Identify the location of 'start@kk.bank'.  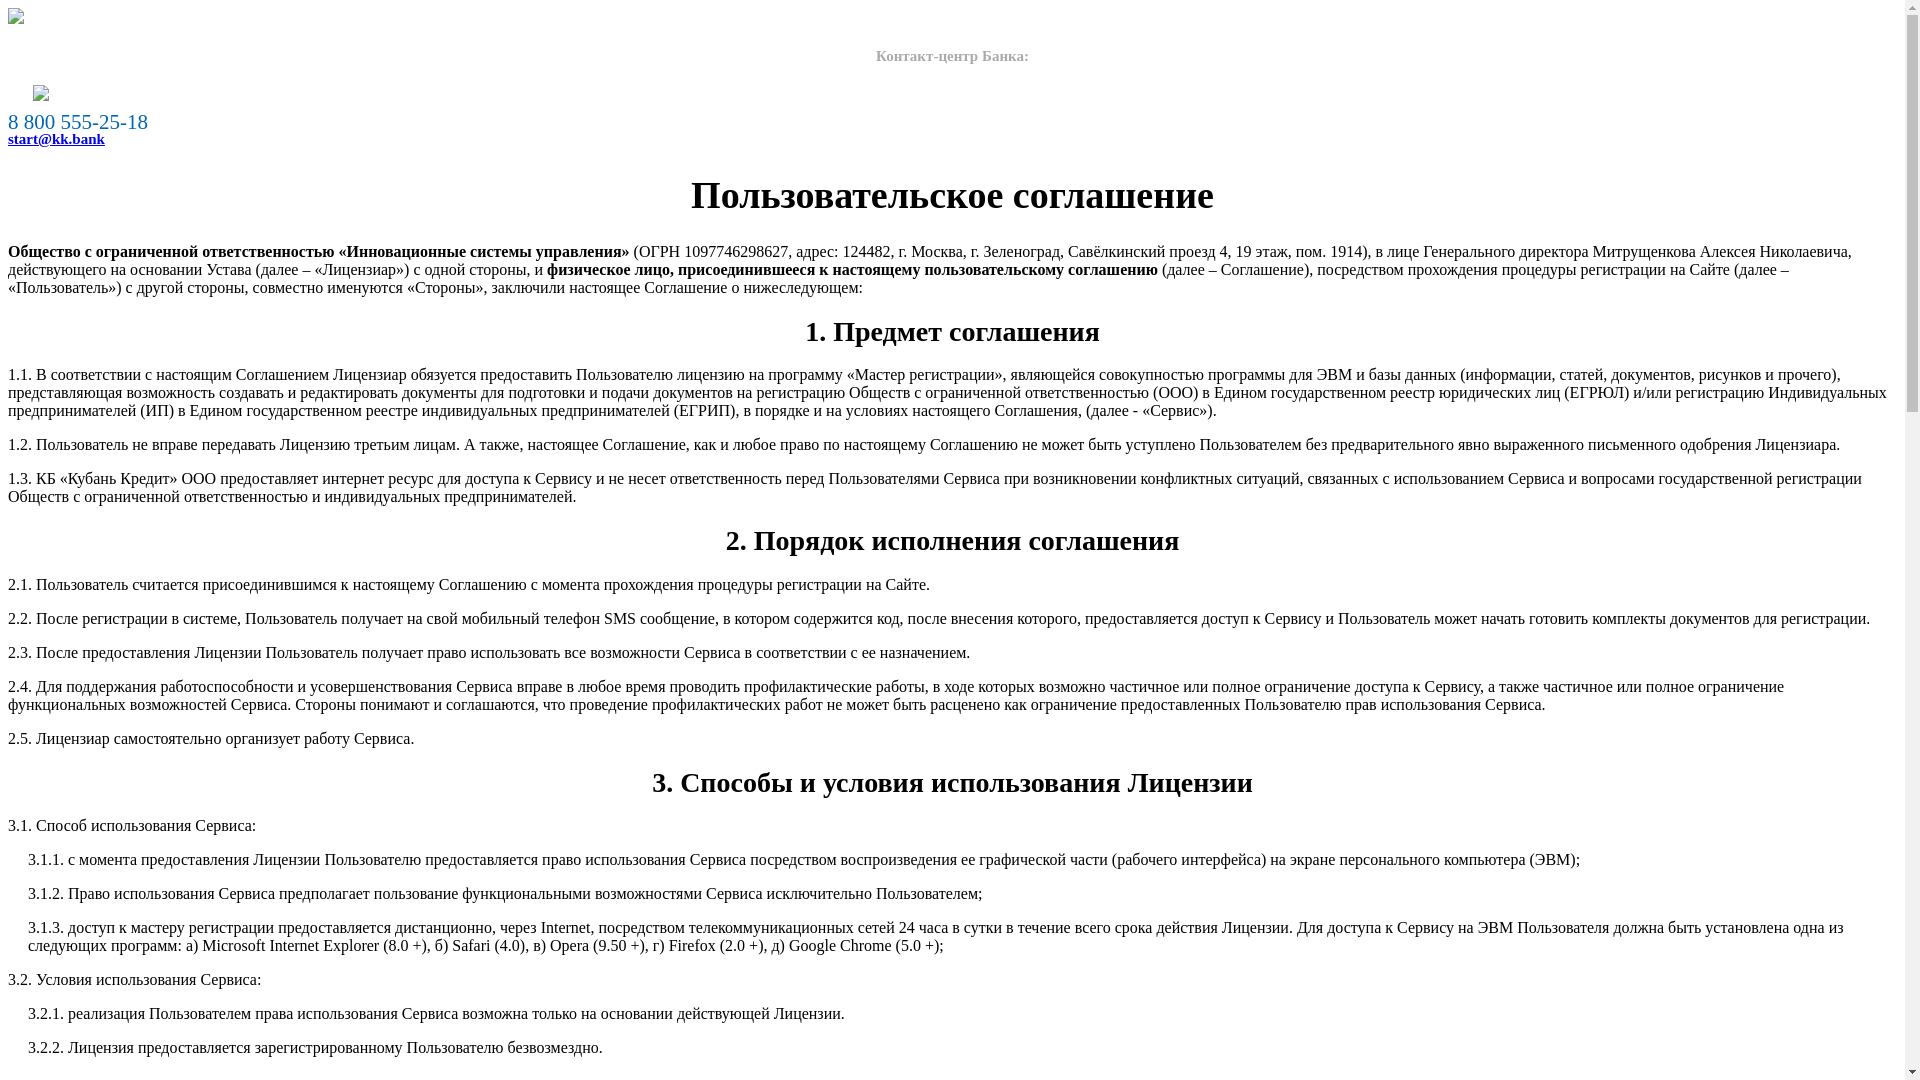
(8, 137).